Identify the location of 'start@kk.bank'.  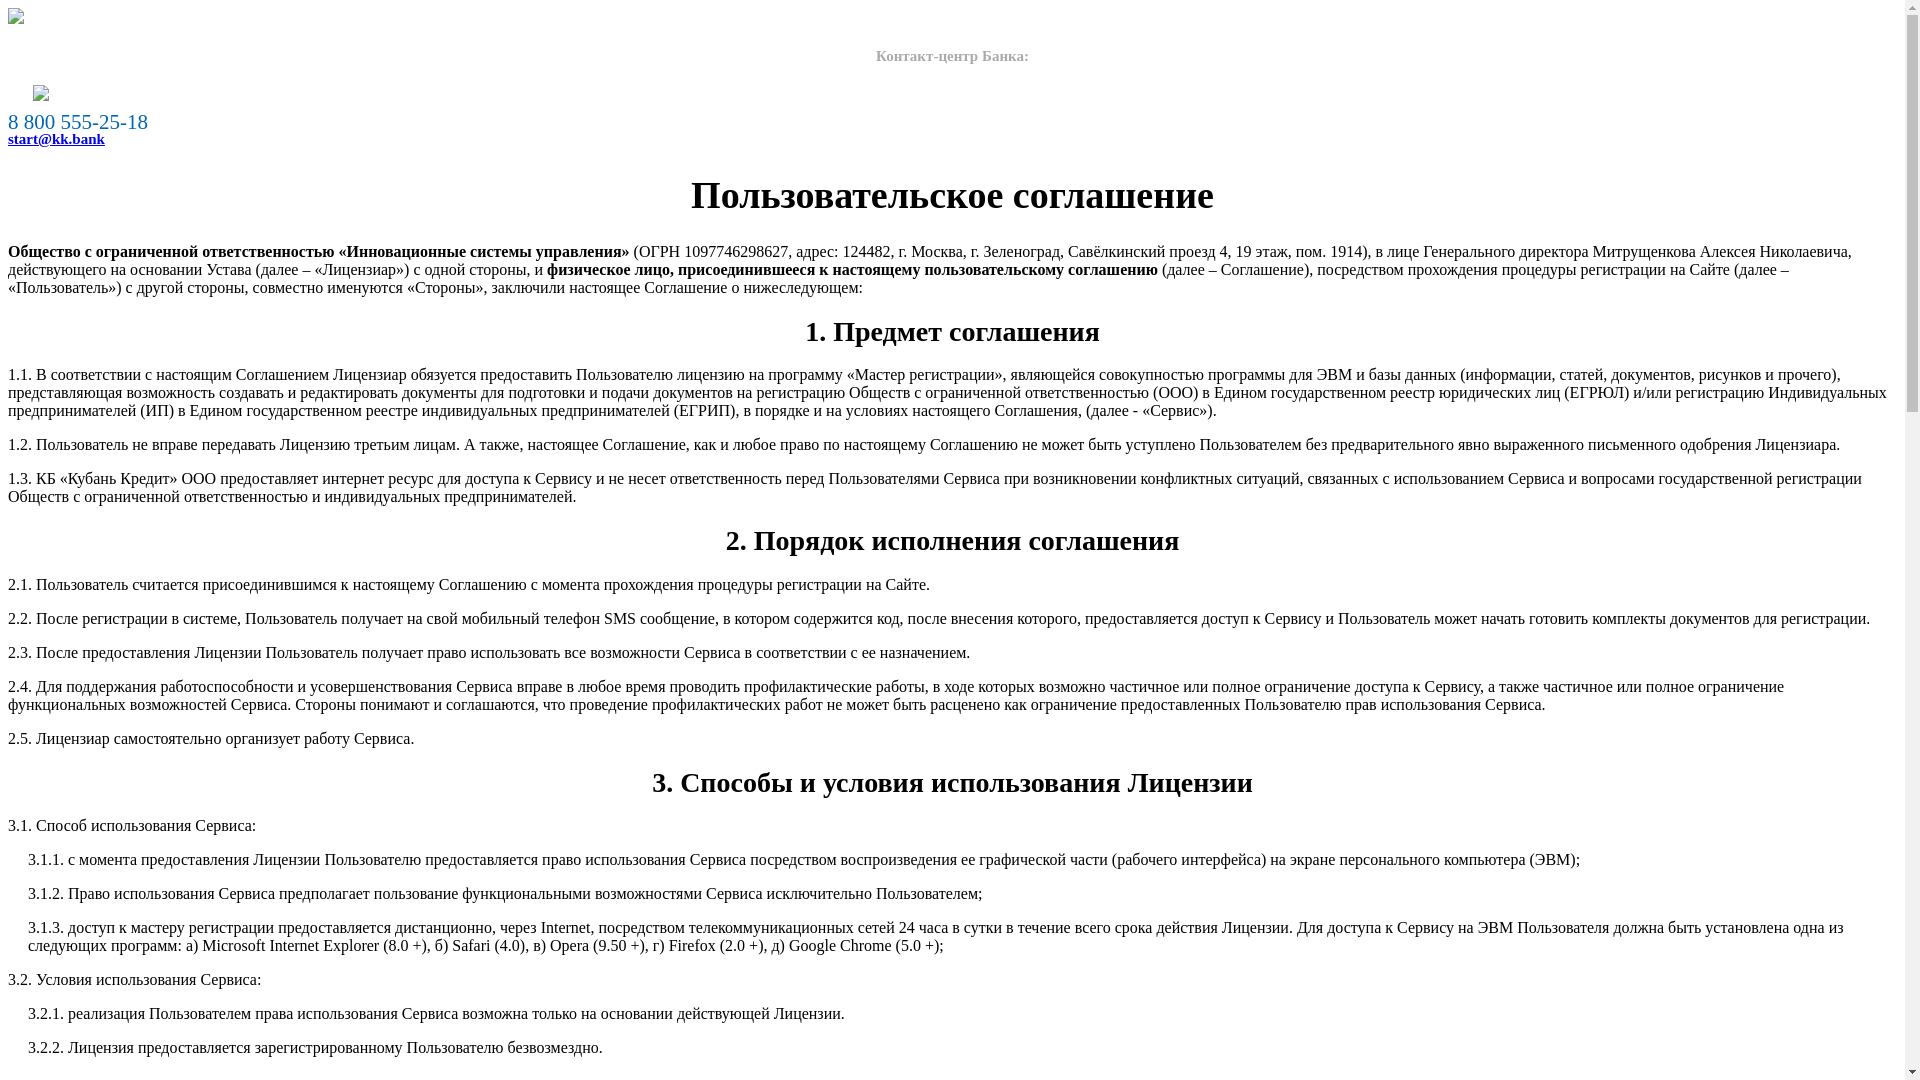
(8, 137).